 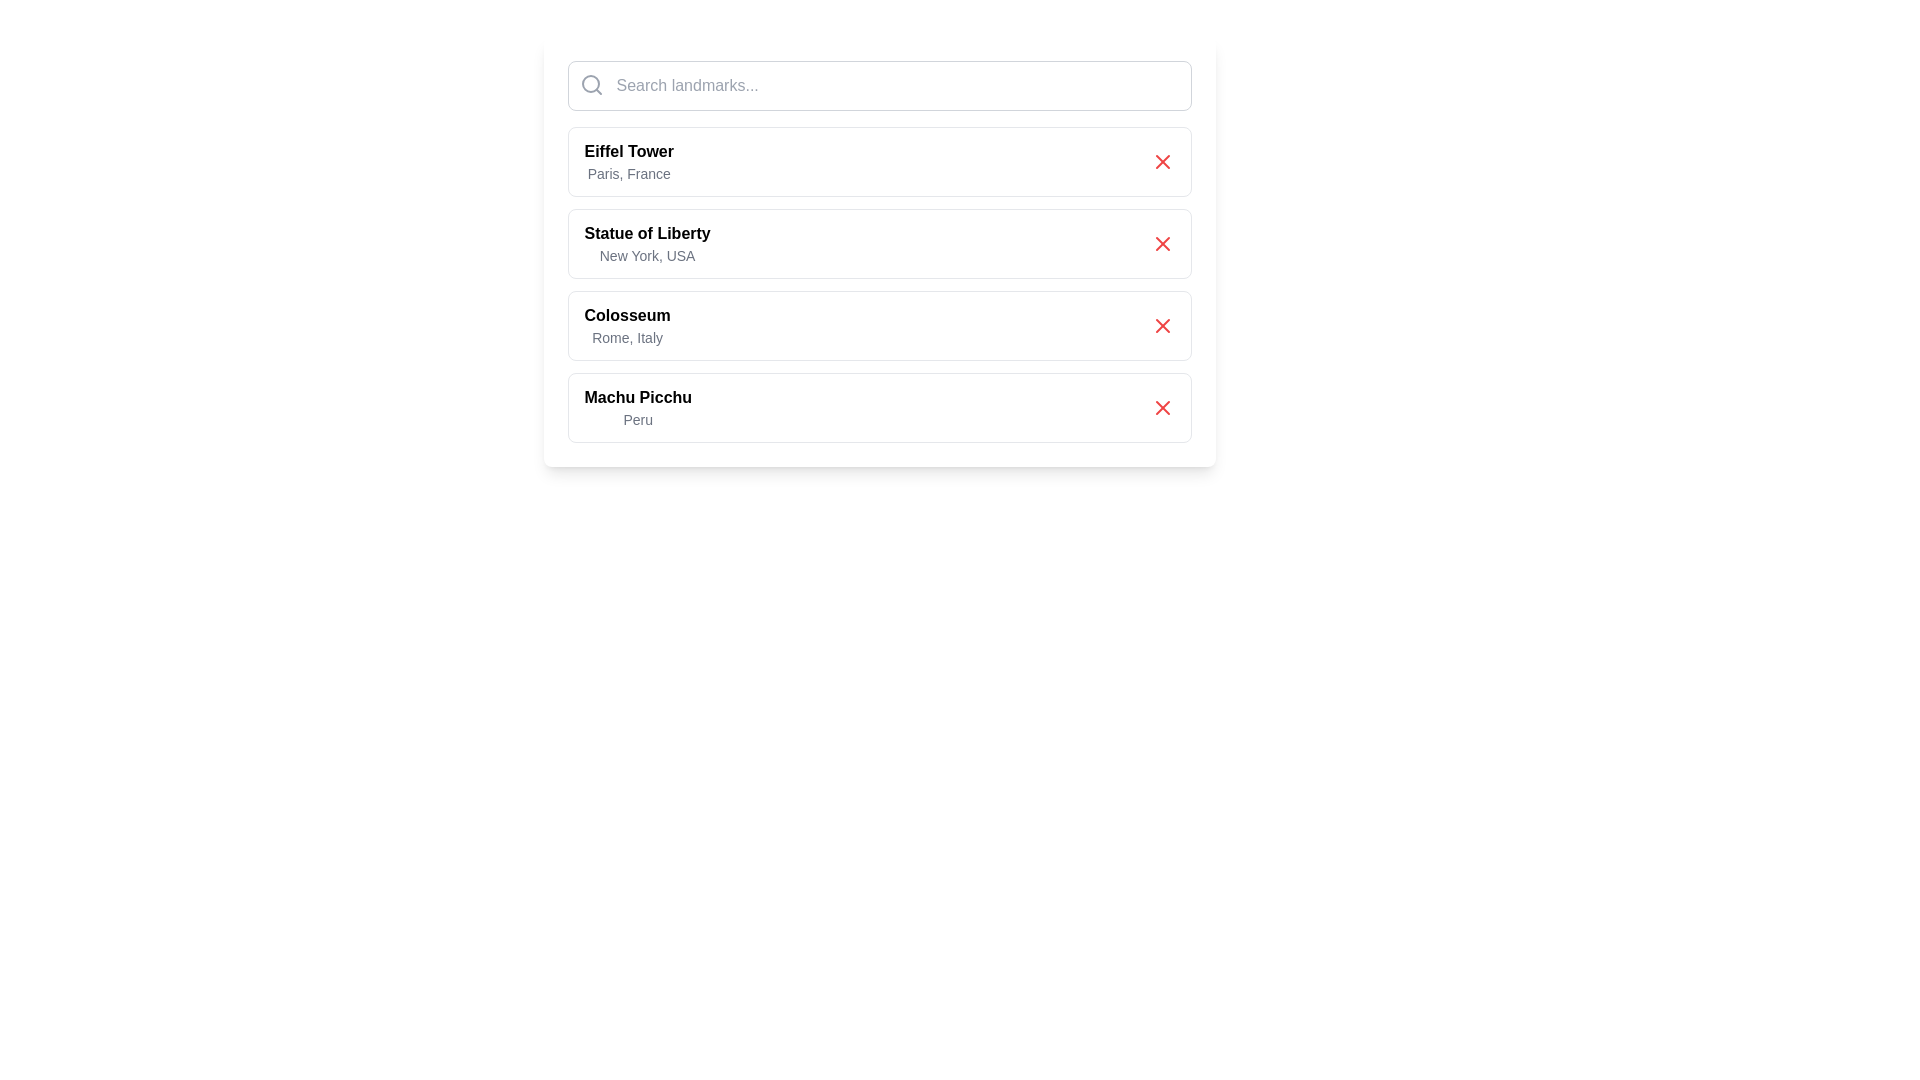 What do you see at coordinates (879, 250) in the screenshot?
I see `the second entry in the list, labeled 'Statue of Liberty' with 'New York, USA' beneath it` at bounding box center [879, 250].